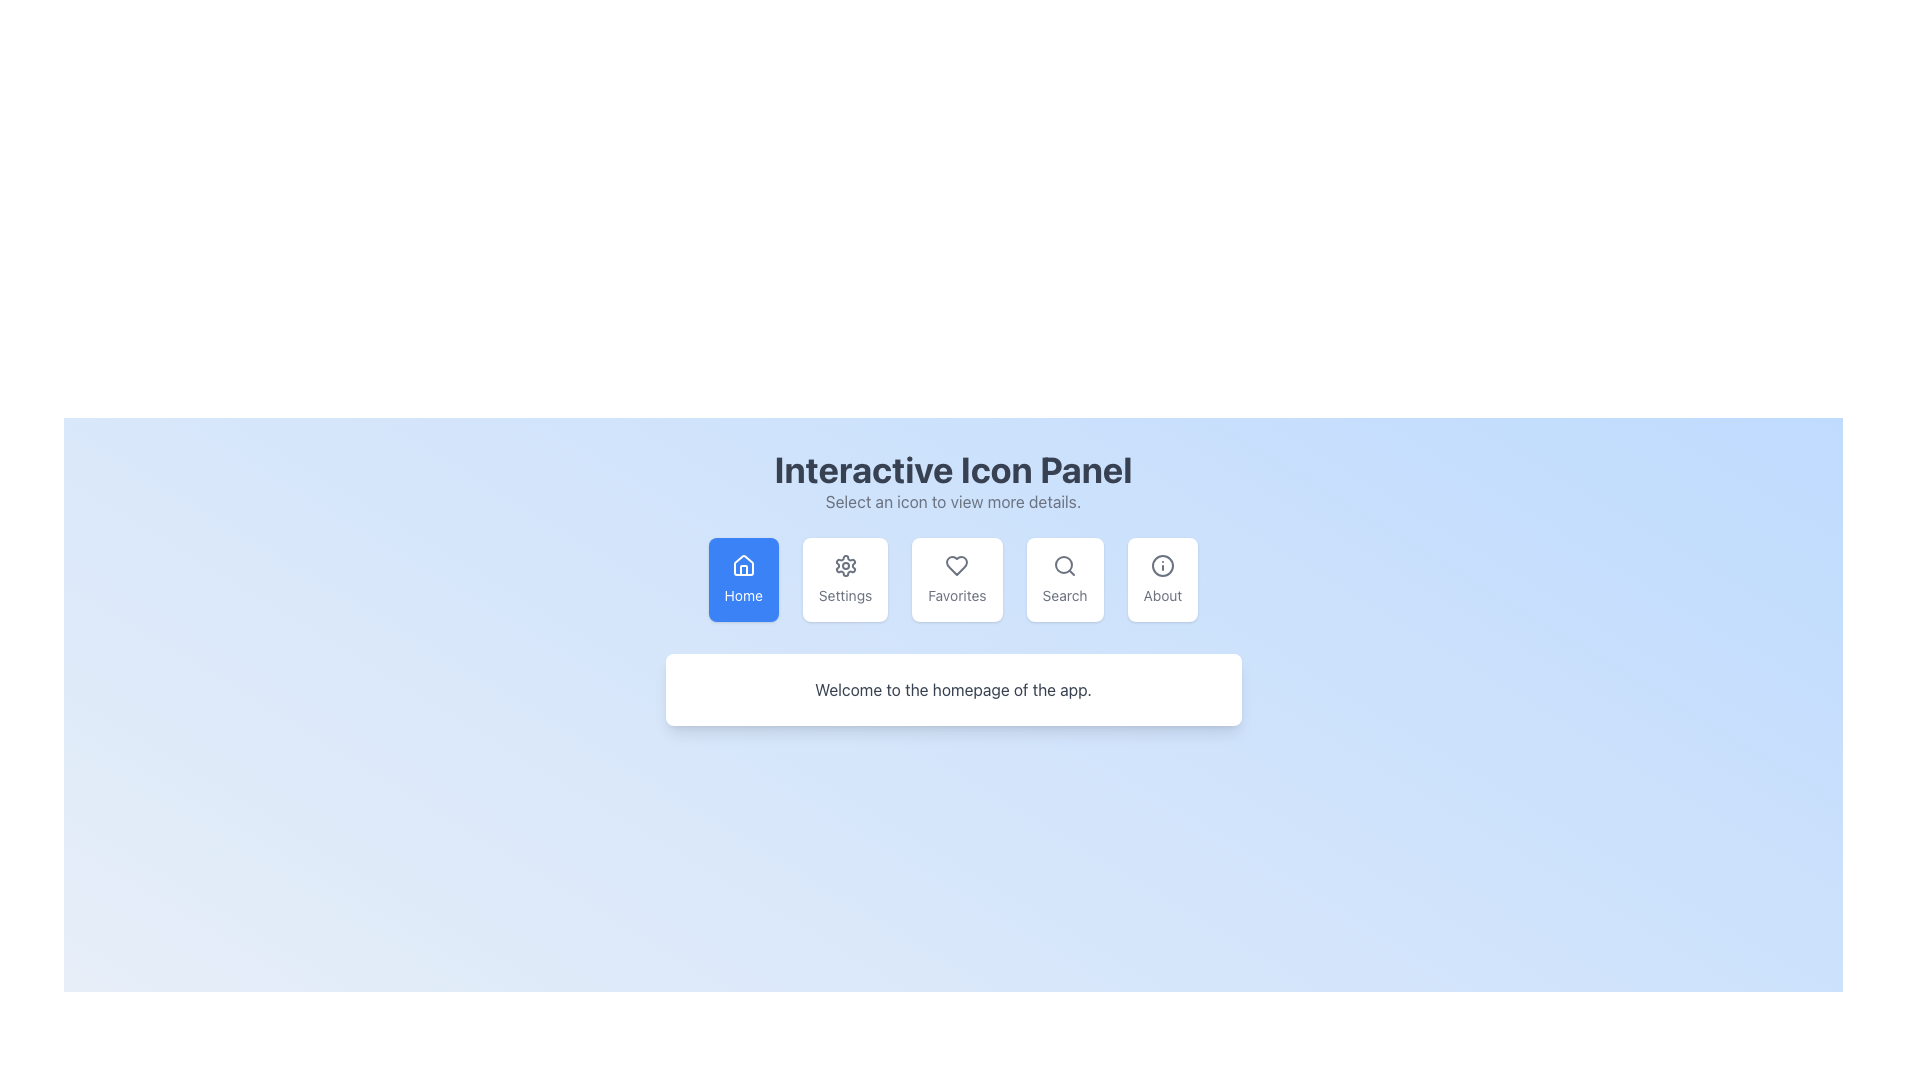  Describe the element at coordinates (742, 565) in the screenshot. I see `the 'Home' icon, which is a white house-shaped icon on a blue background, located near the top left portion of the interface` at that location.